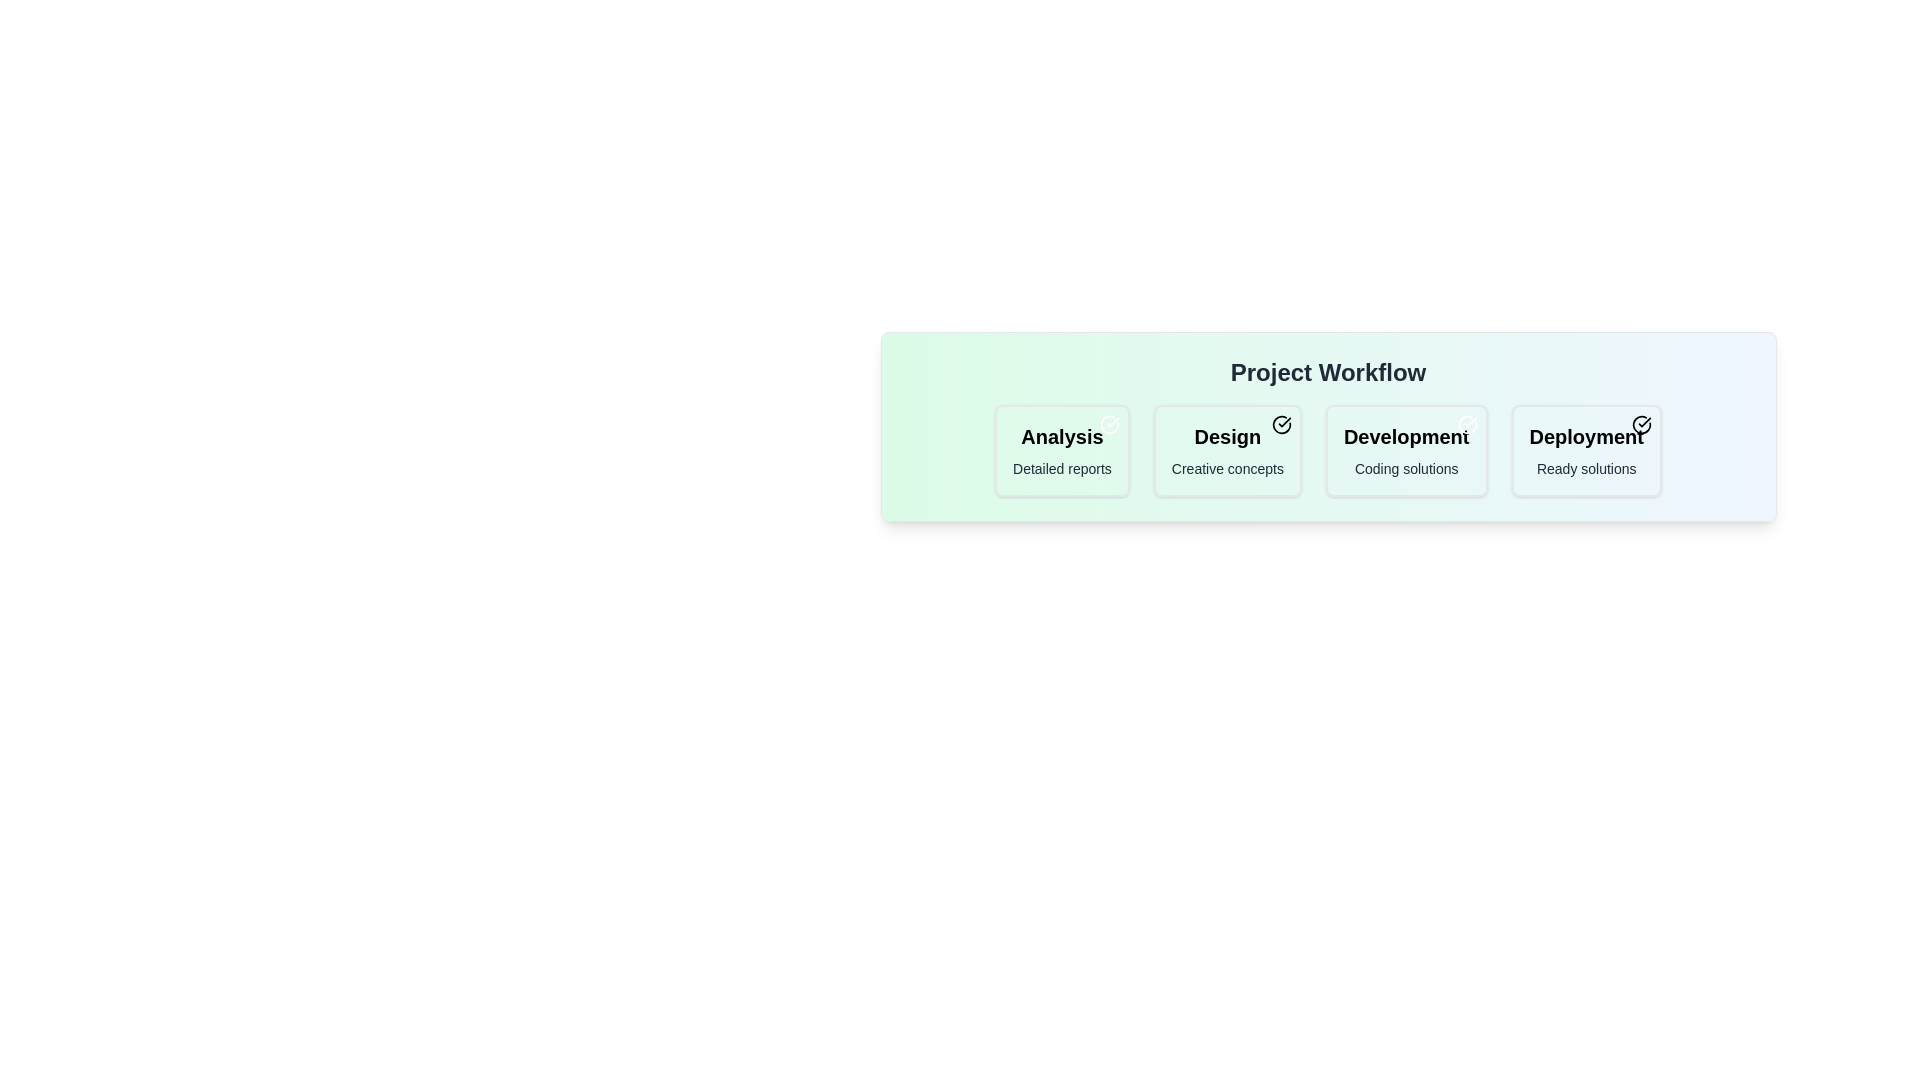 This screenshot has width=1920, height=1080. What do you see at coordinates (1405, 451) in the screenshot?
I see `the chip labeled 'Development'` at bounding box center [1405, 451].